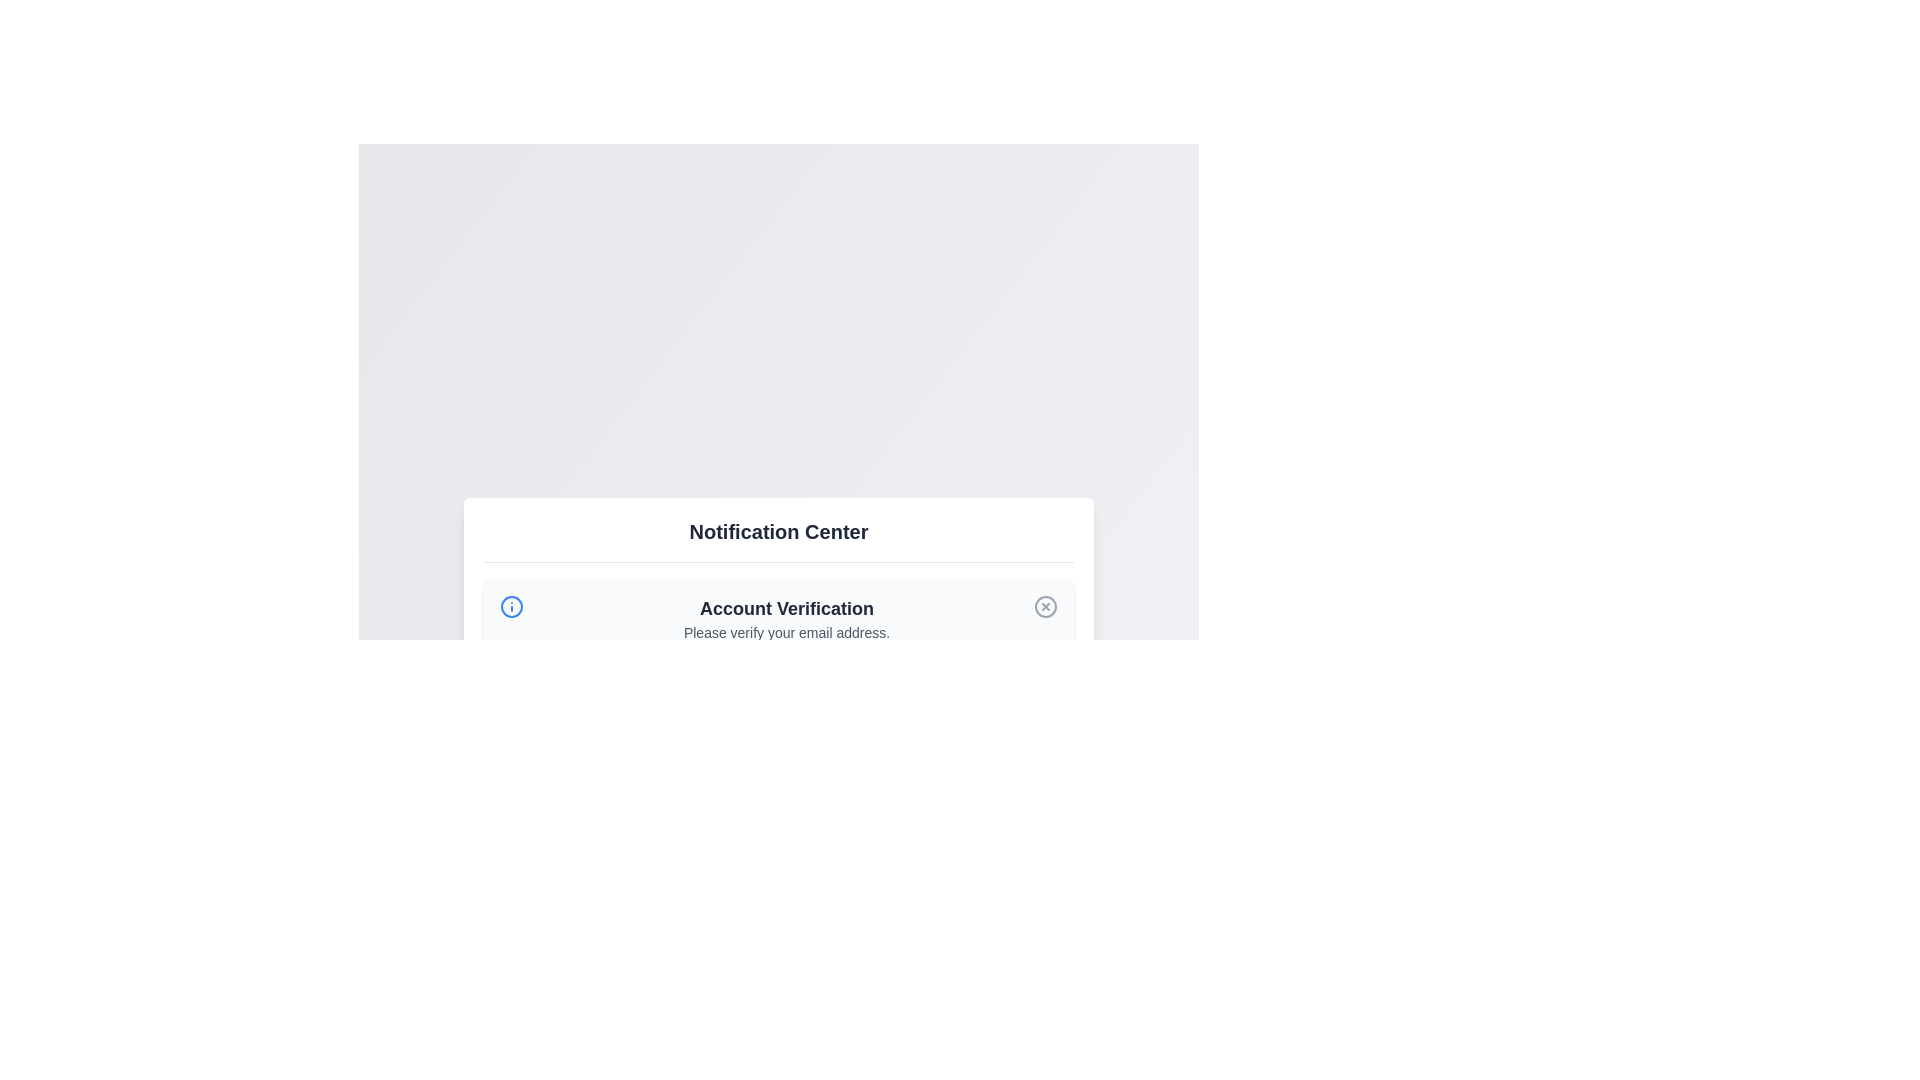 This screenshot has width=1920, height=1080. Describe the element at coordinates (786, 607) in the screenshot. I see `the text label that serves as the title for the account verification section, positioned directly above the 'Please verify your email address.' text` at that location.